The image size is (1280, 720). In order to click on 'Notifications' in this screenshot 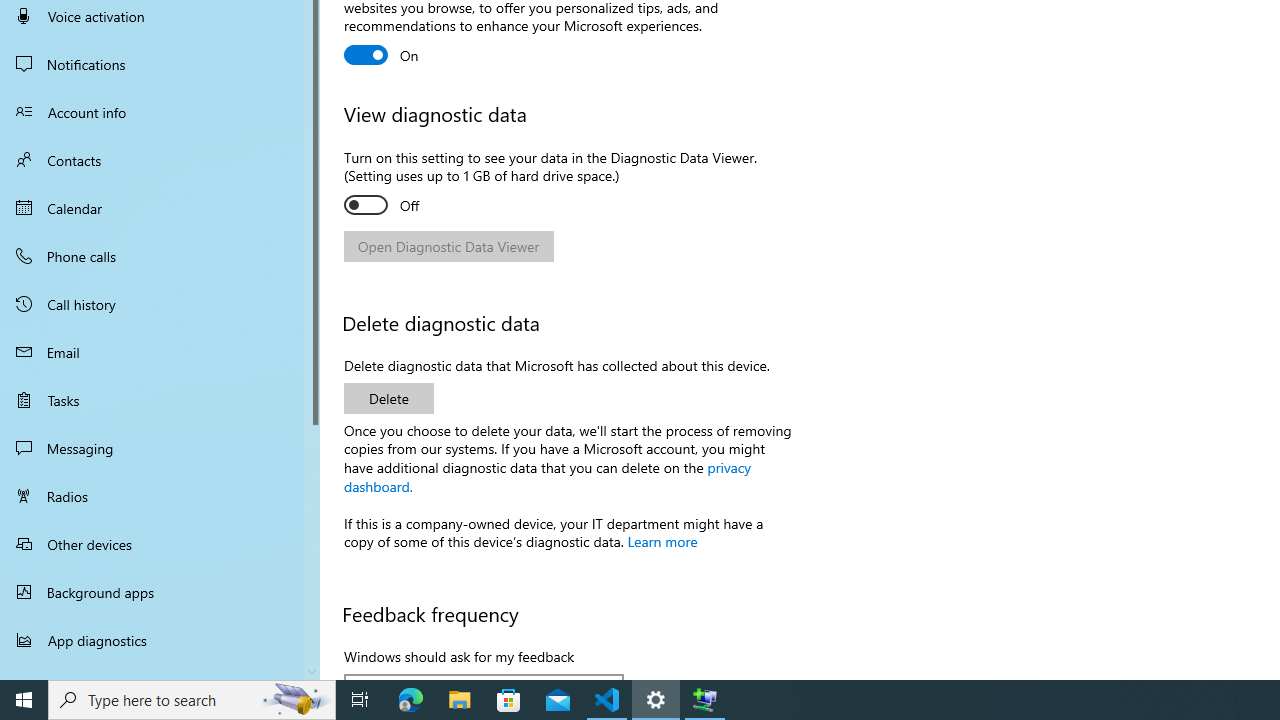, I will do `click(160, 63)`.